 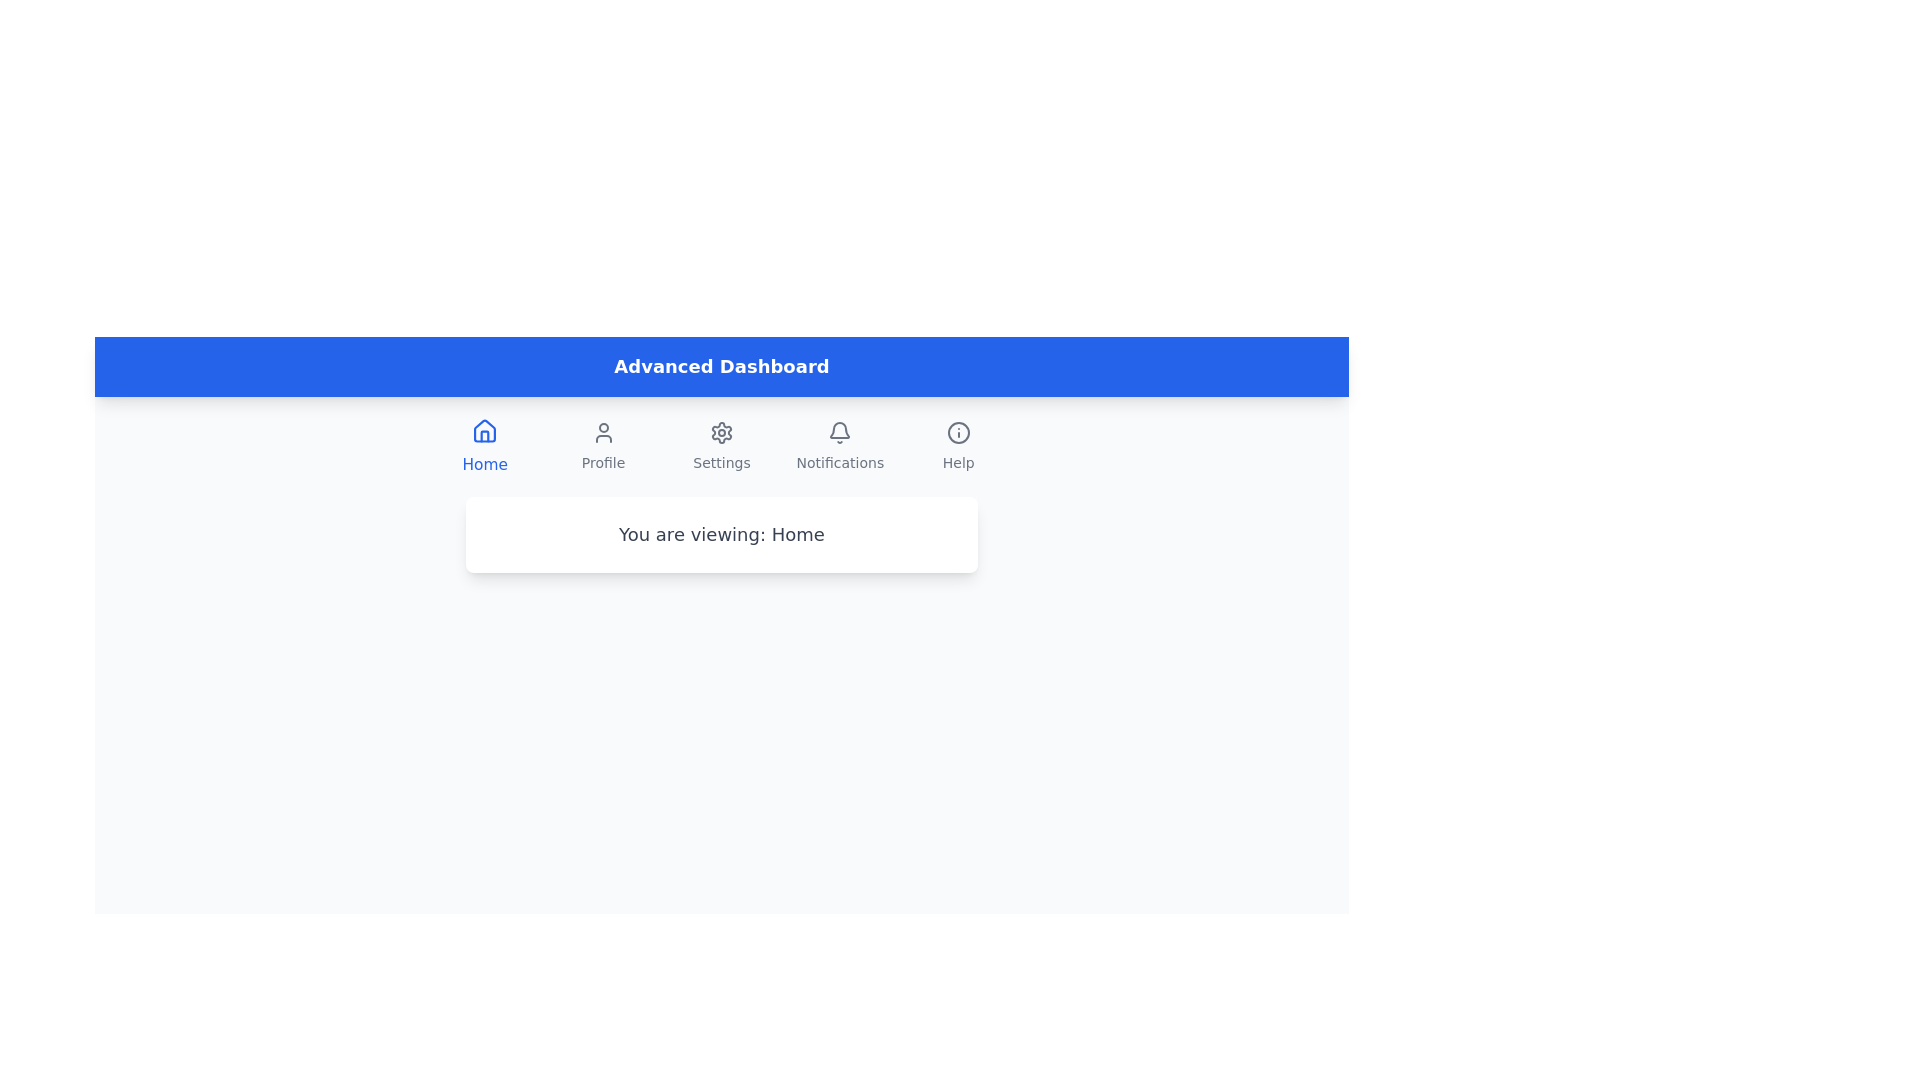 I want to click on the decorative SVG circle within the 'Help' button located at the far right of the navigation bar, so click(x=957, y=431).